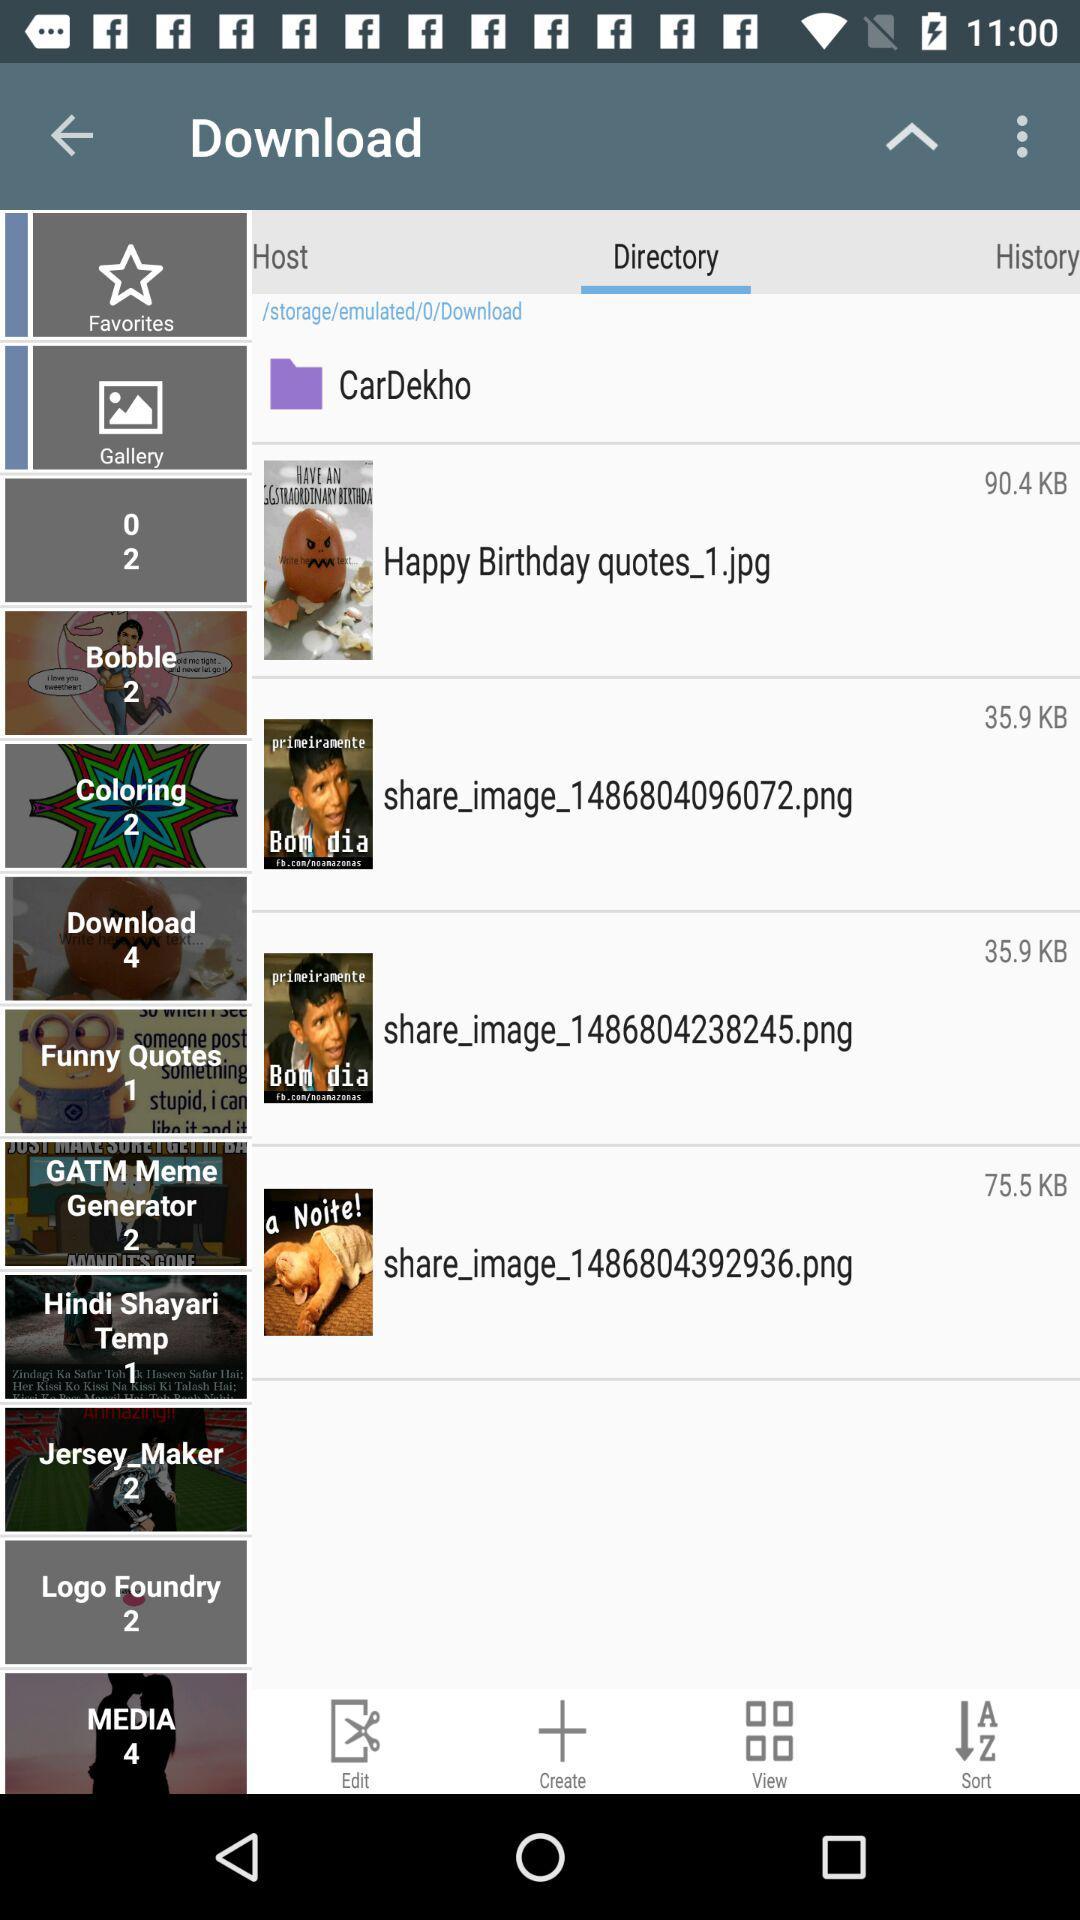  Describe the element at coordinates (354, 1740) in the screenshot. I see `edit image` at that location.